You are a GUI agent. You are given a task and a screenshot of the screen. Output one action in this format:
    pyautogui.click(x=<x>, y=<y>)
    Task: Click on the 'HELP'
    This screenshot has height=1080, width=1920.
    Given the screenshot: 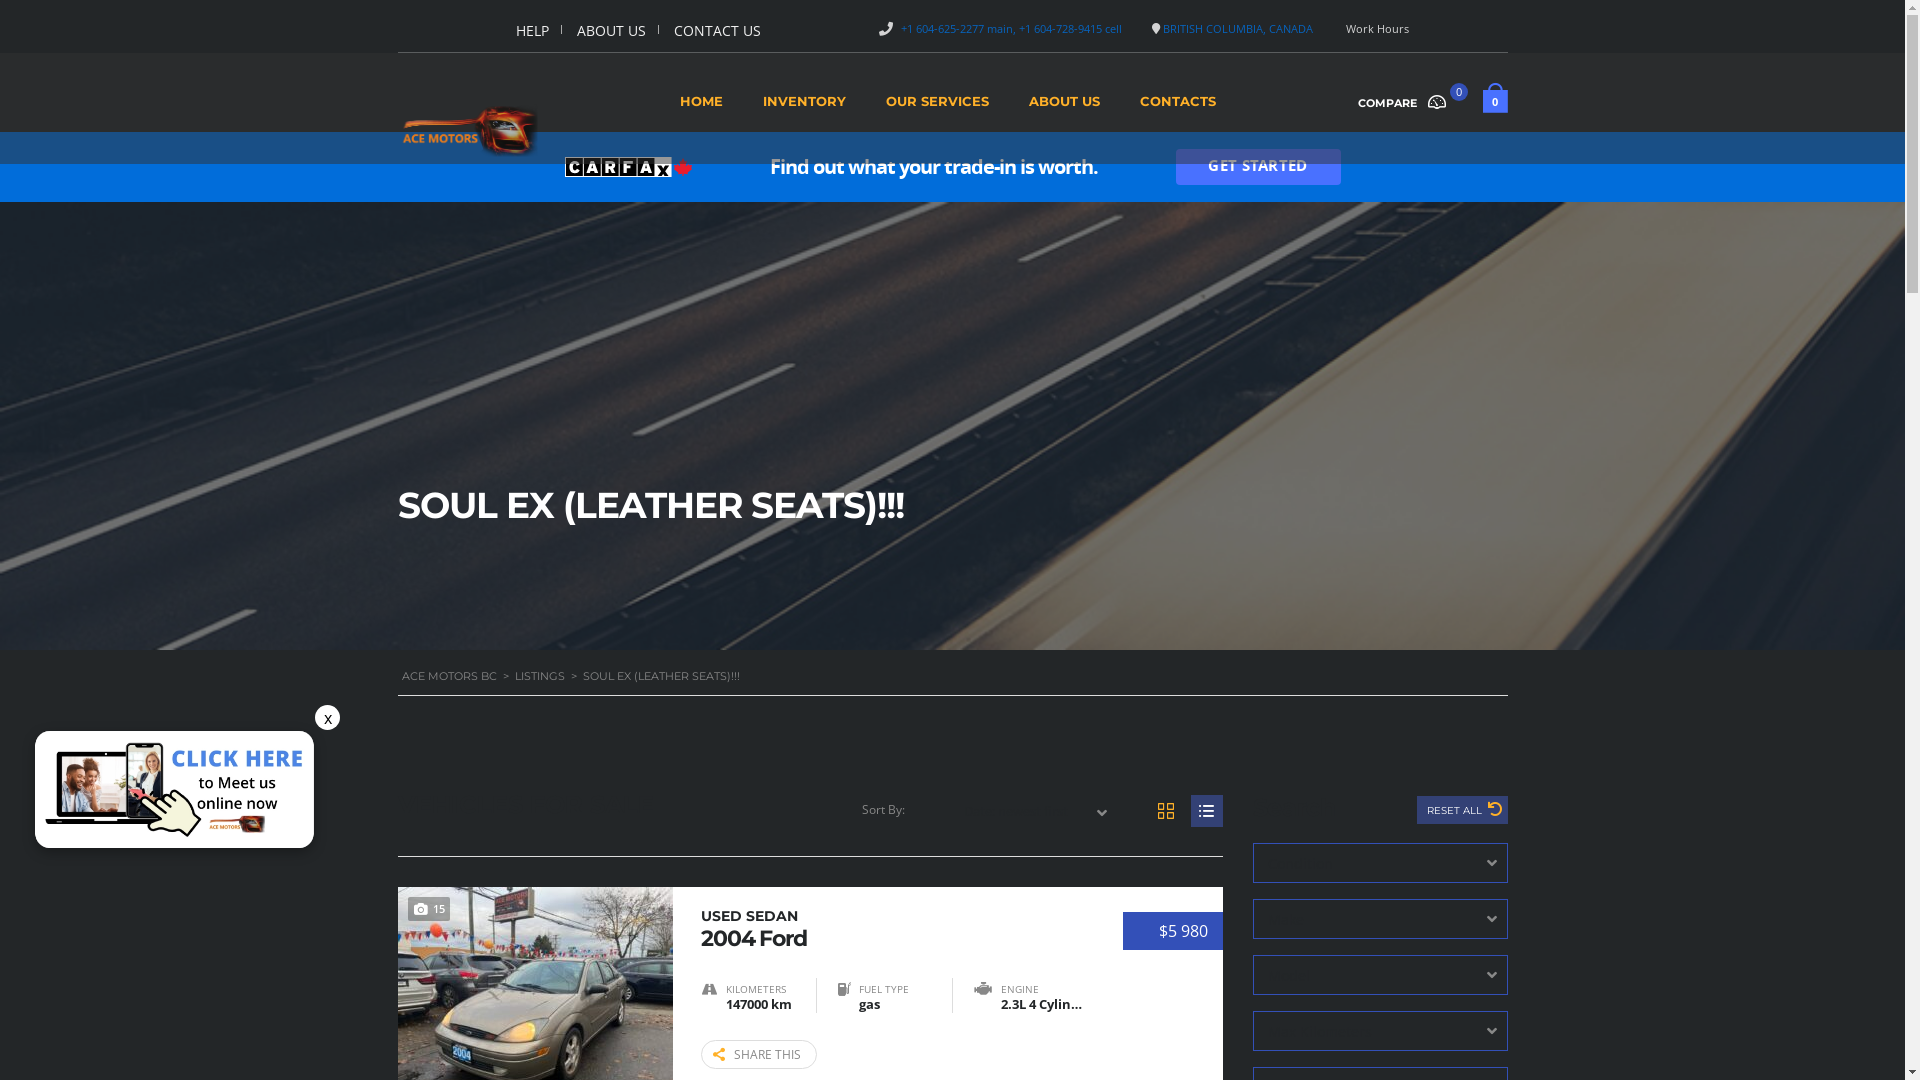 What is the action you would take?
    pyautogui.click(x=532, y=30)
    